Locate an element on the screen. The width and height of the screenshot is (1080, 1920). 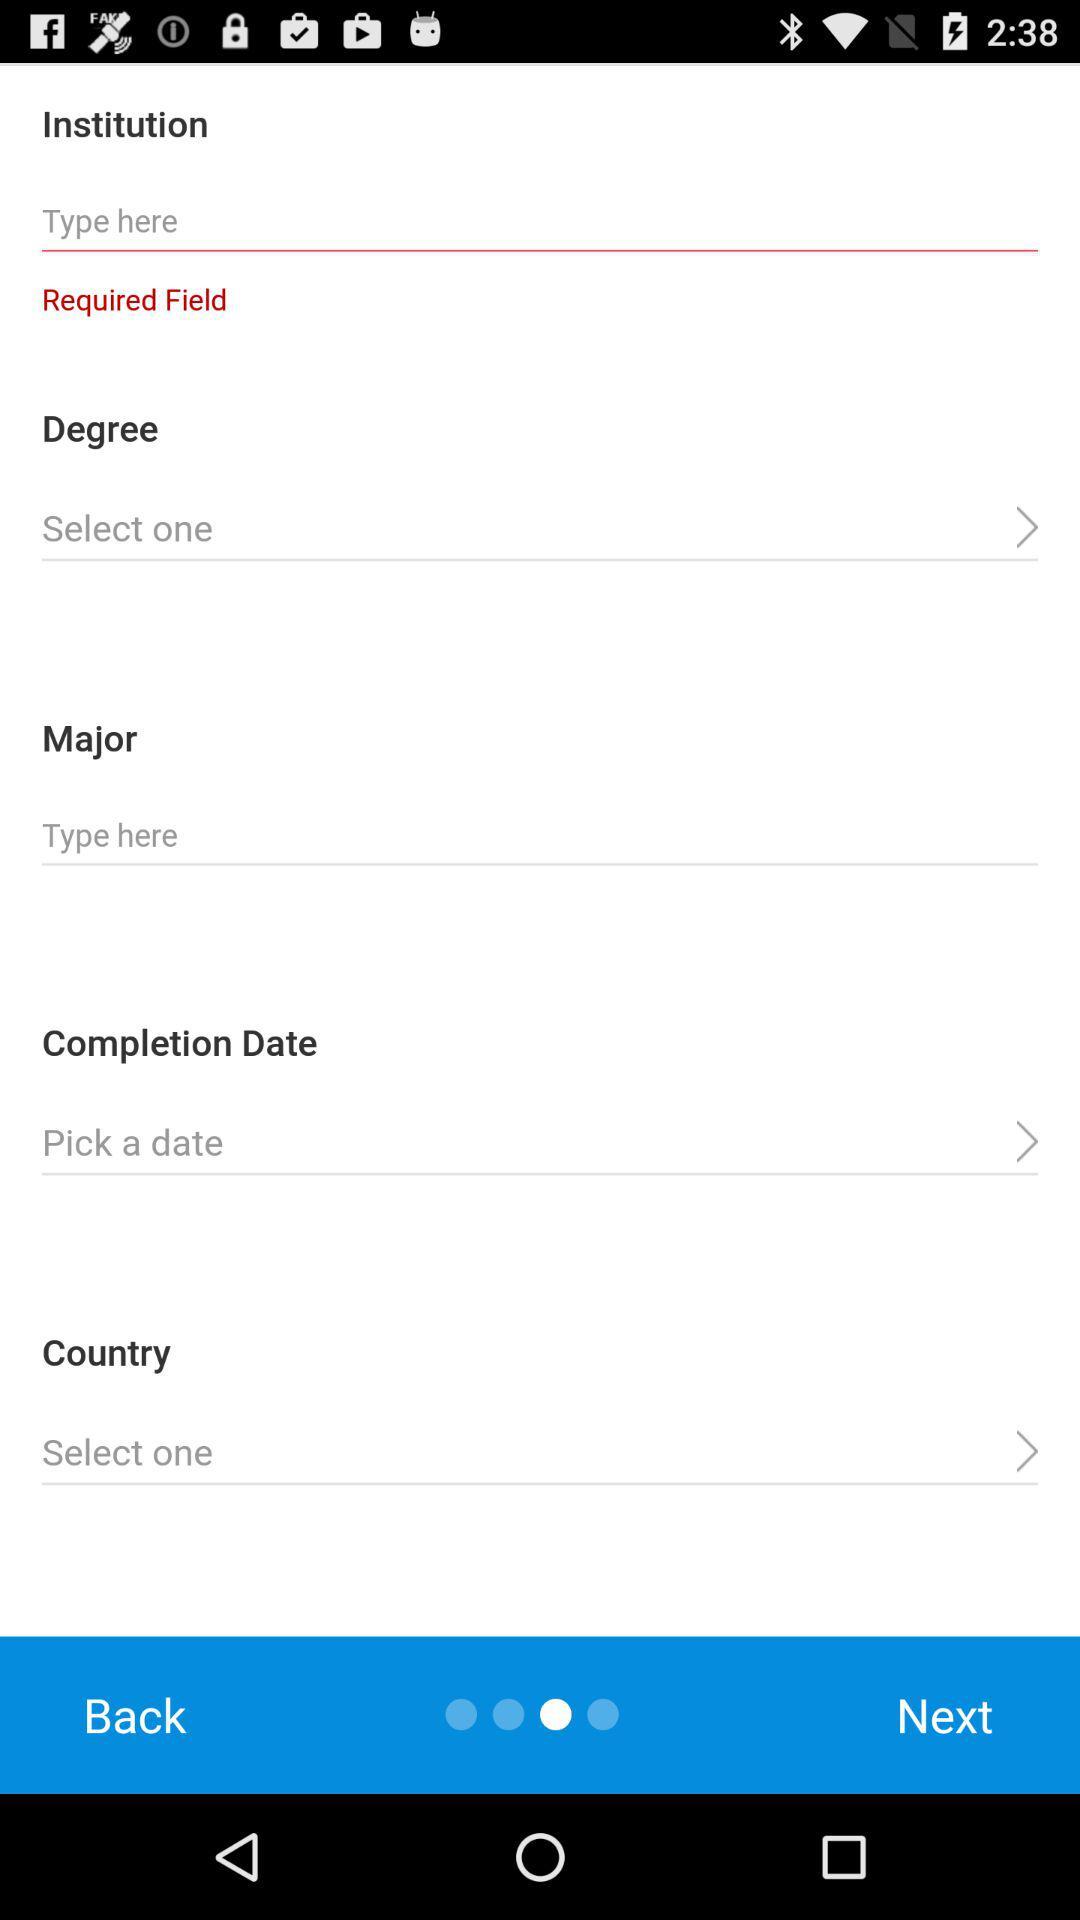
institution is located at coordinates (540, 221).